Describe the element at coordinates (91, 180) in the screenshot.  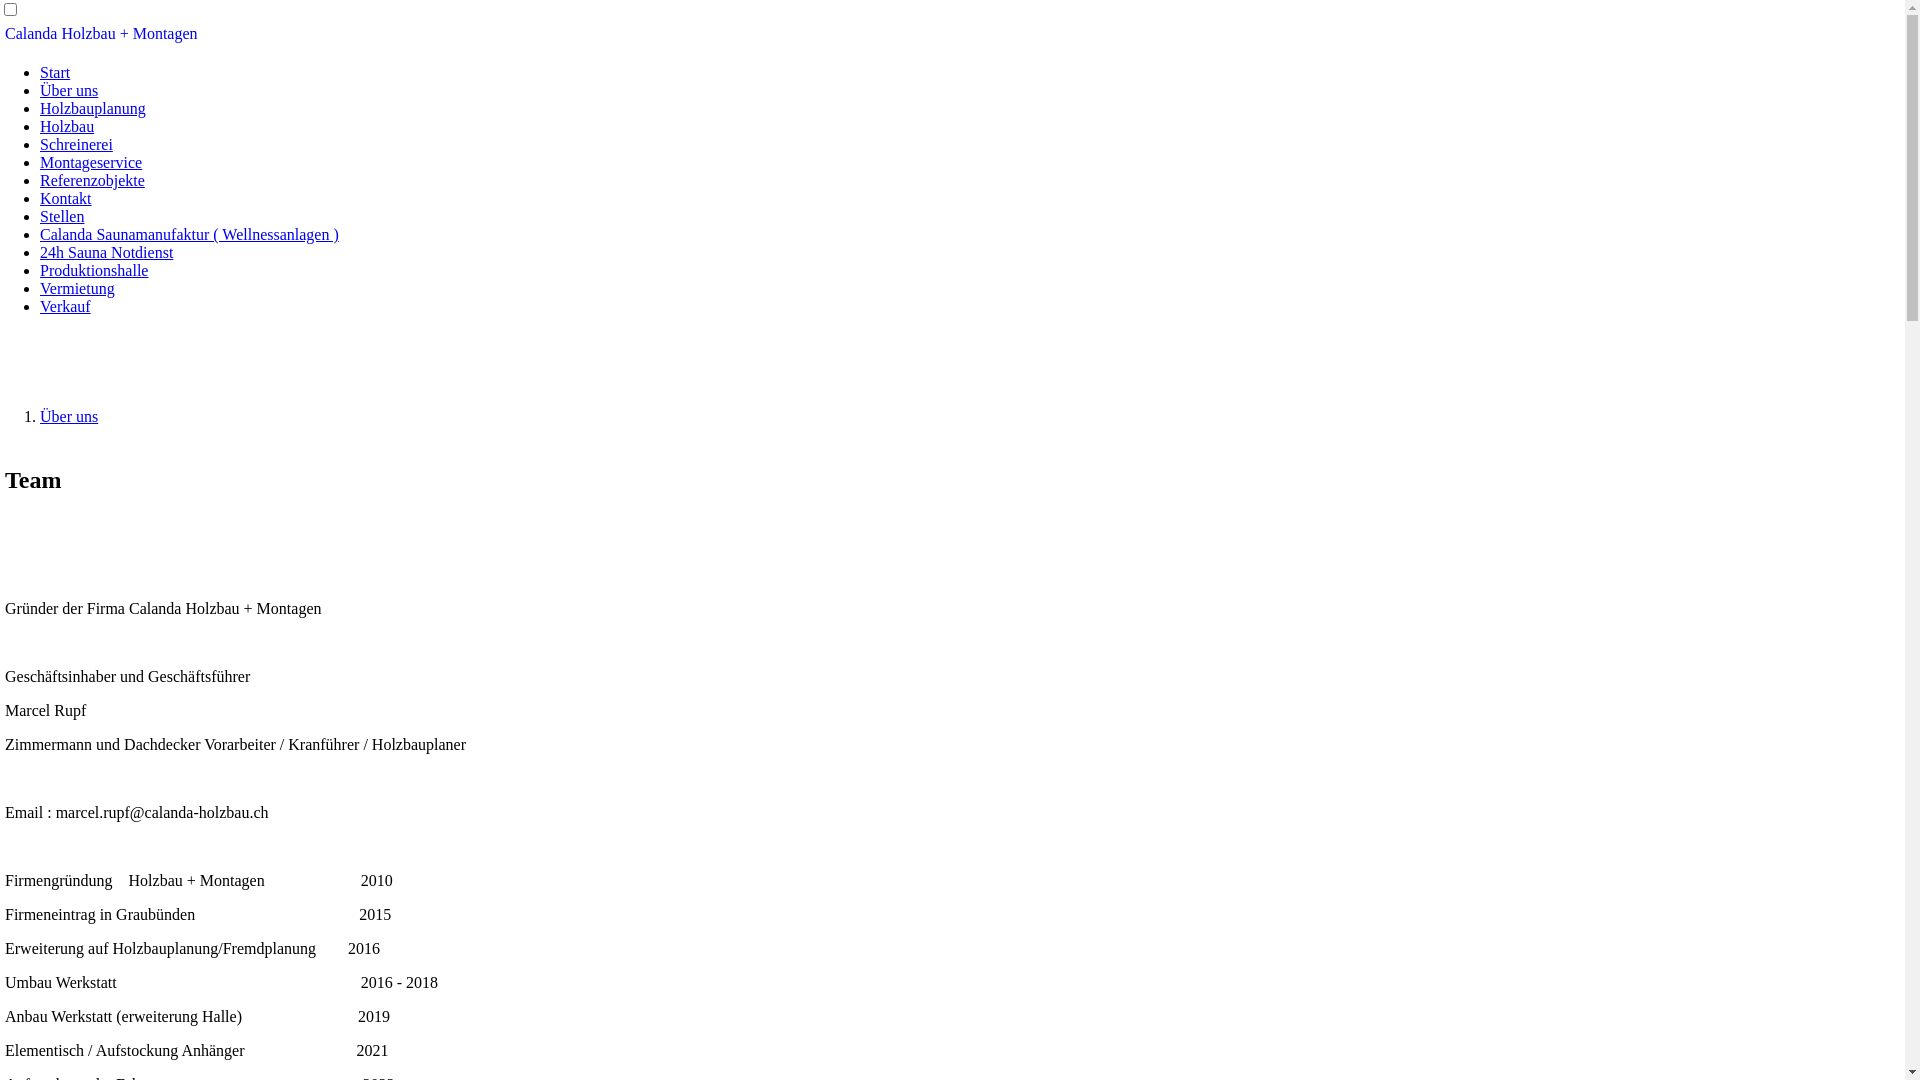
I see `'Referenzobjekte'` at that location.